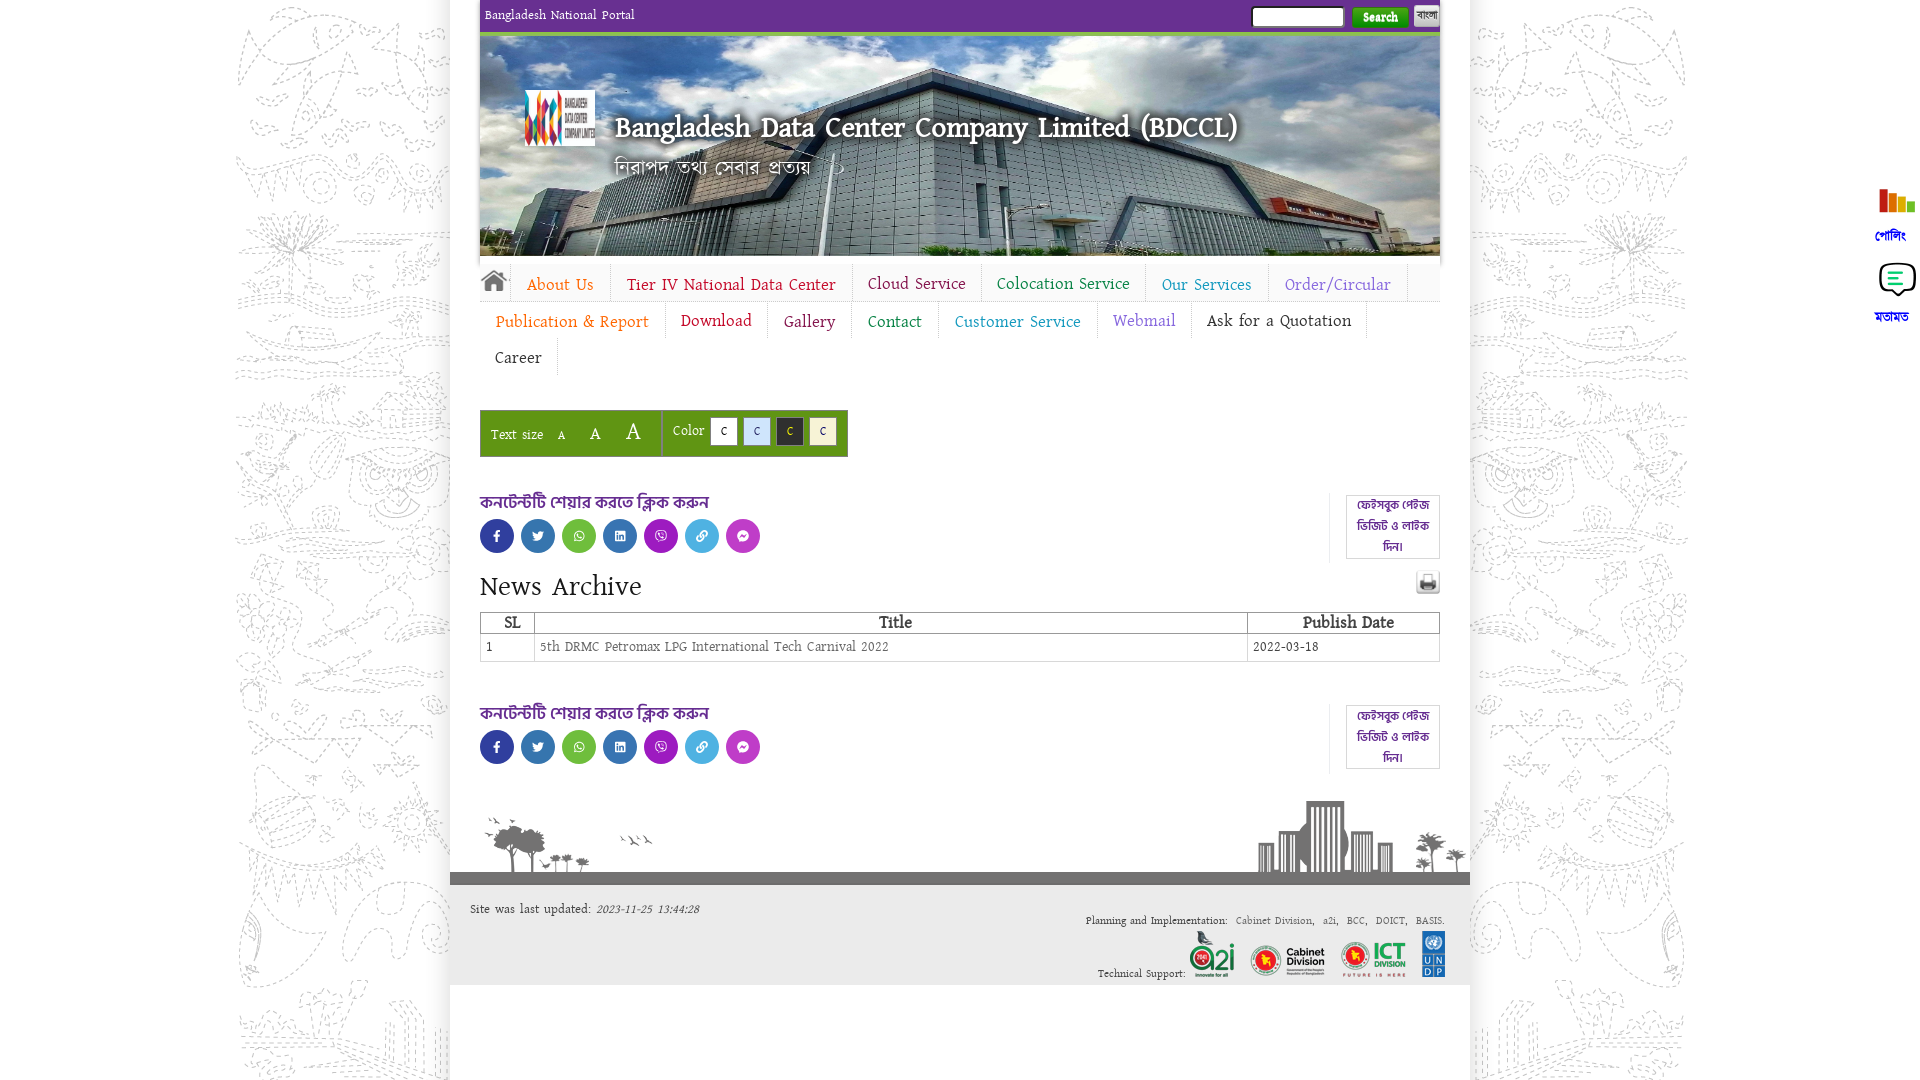  Describe the element at coordinates (1375, 920) in the screenshot. I see `'DOICT'` at that location.